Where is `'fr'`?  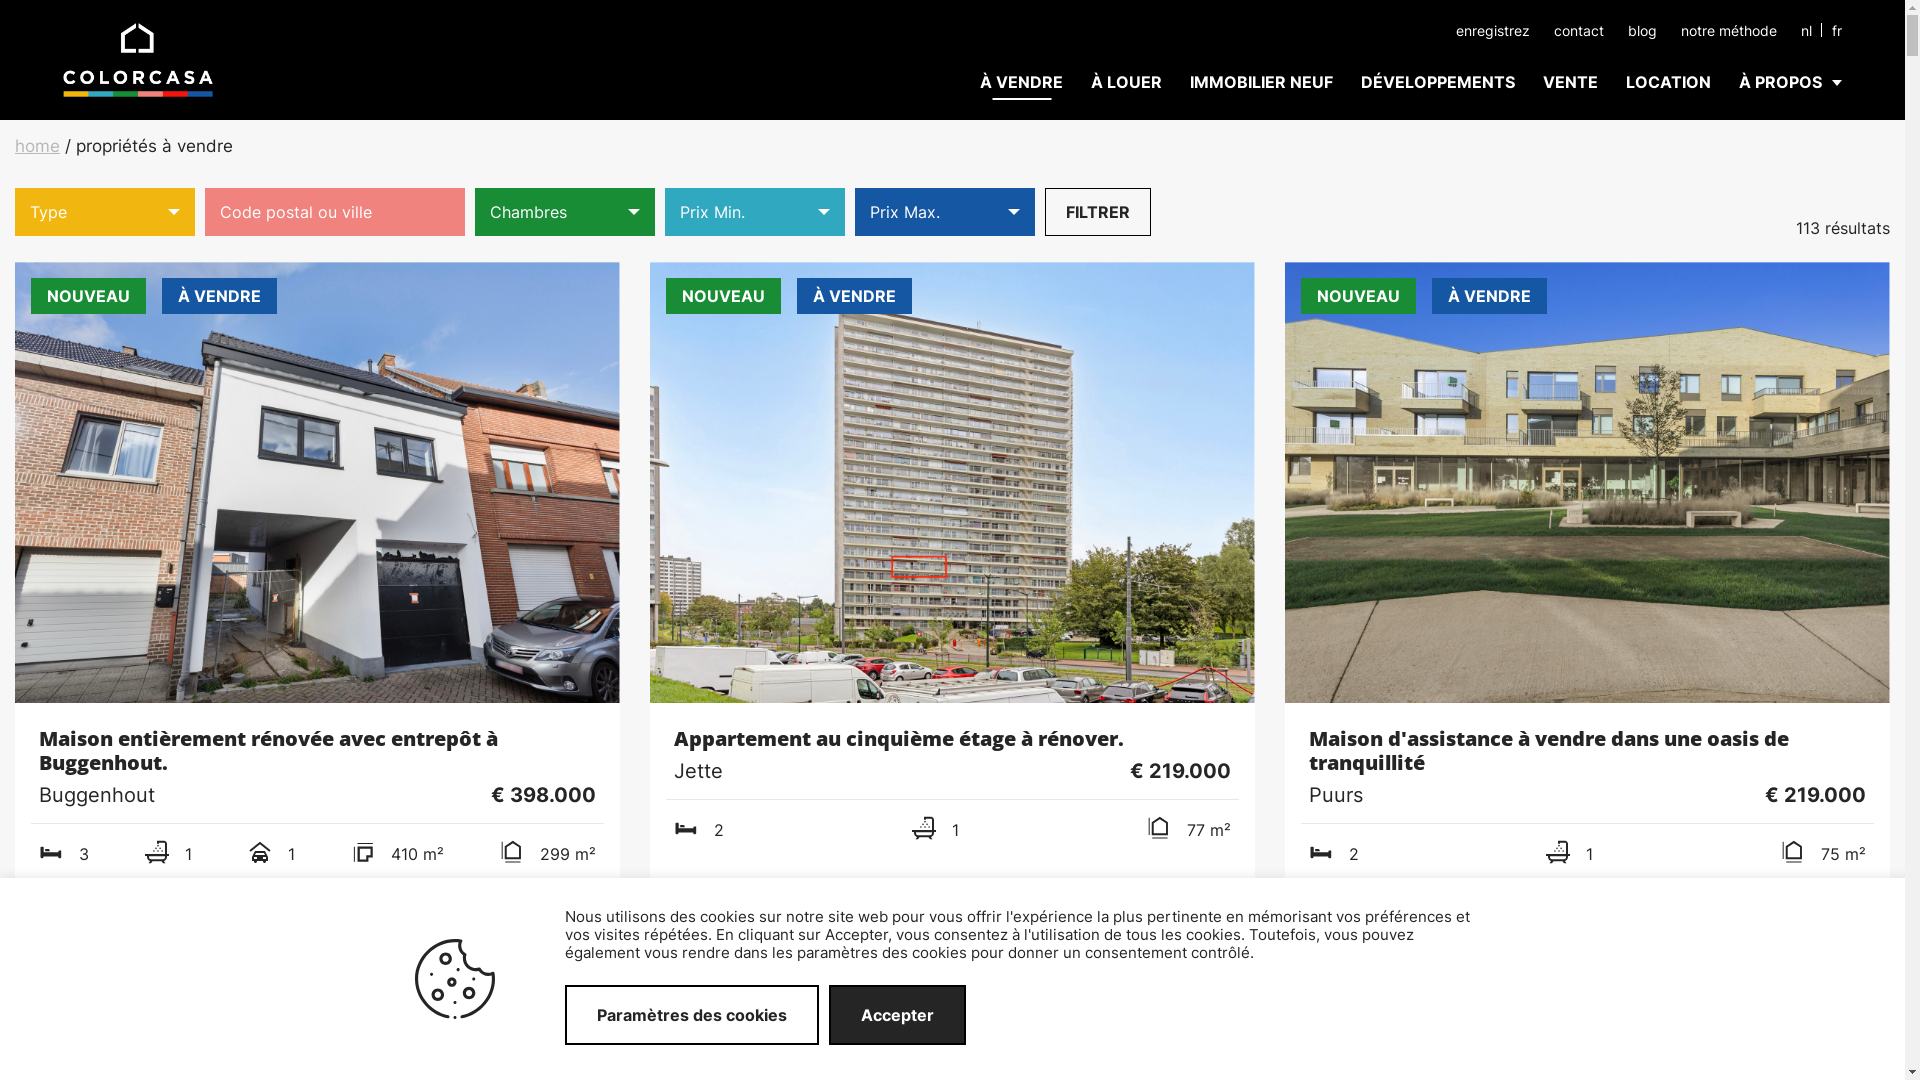 'fr' is located at coordinates (1832, 30).